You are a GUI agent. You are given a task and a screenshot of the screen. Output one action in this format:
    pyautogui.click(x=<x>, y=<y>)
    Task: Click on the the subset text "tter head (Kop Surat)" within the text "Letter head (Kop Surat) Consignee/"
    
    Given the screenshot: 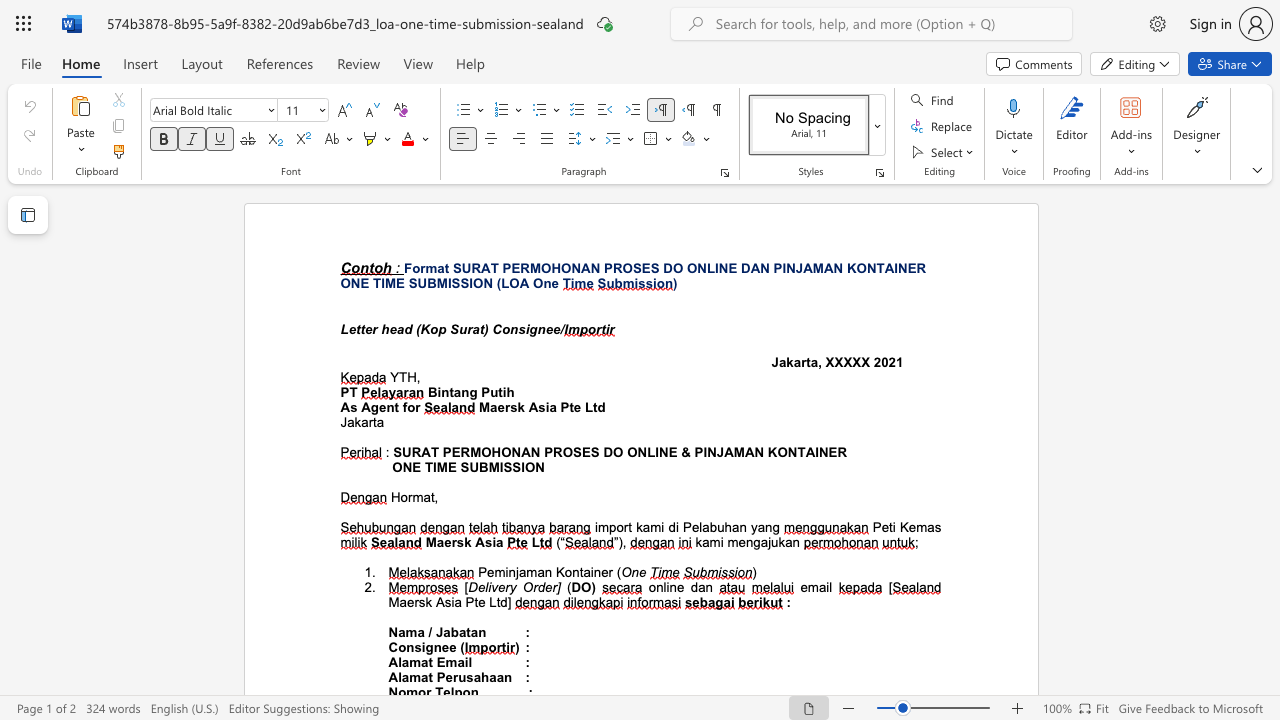 What is the action you would take?
    pyautogui.click(x=356, y=328)
    